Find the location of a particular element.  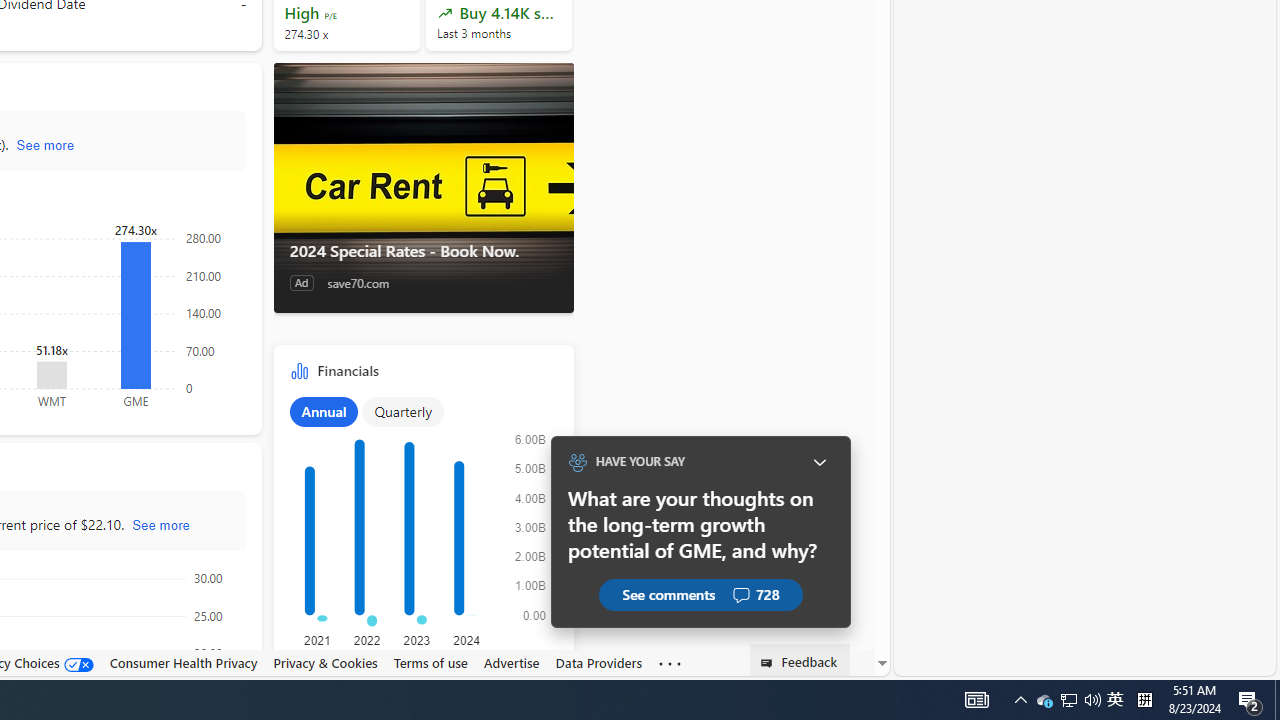

'Quarterly' is located at coordinates (402, 410).